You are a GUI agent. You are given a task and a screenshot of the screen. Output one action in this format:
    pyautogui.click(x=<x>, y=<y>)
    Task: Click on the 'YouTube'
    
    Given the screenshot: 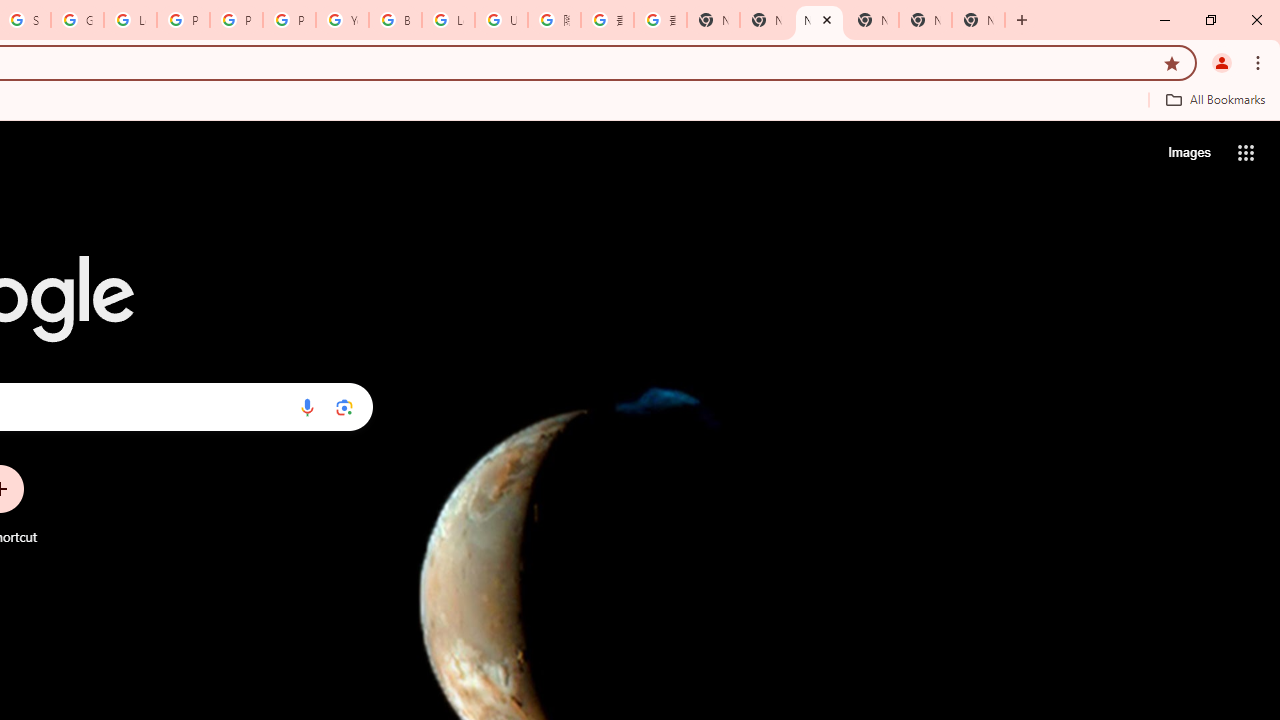 What is the action you would take?
    pyautogui.click(x=342, y=20)
    